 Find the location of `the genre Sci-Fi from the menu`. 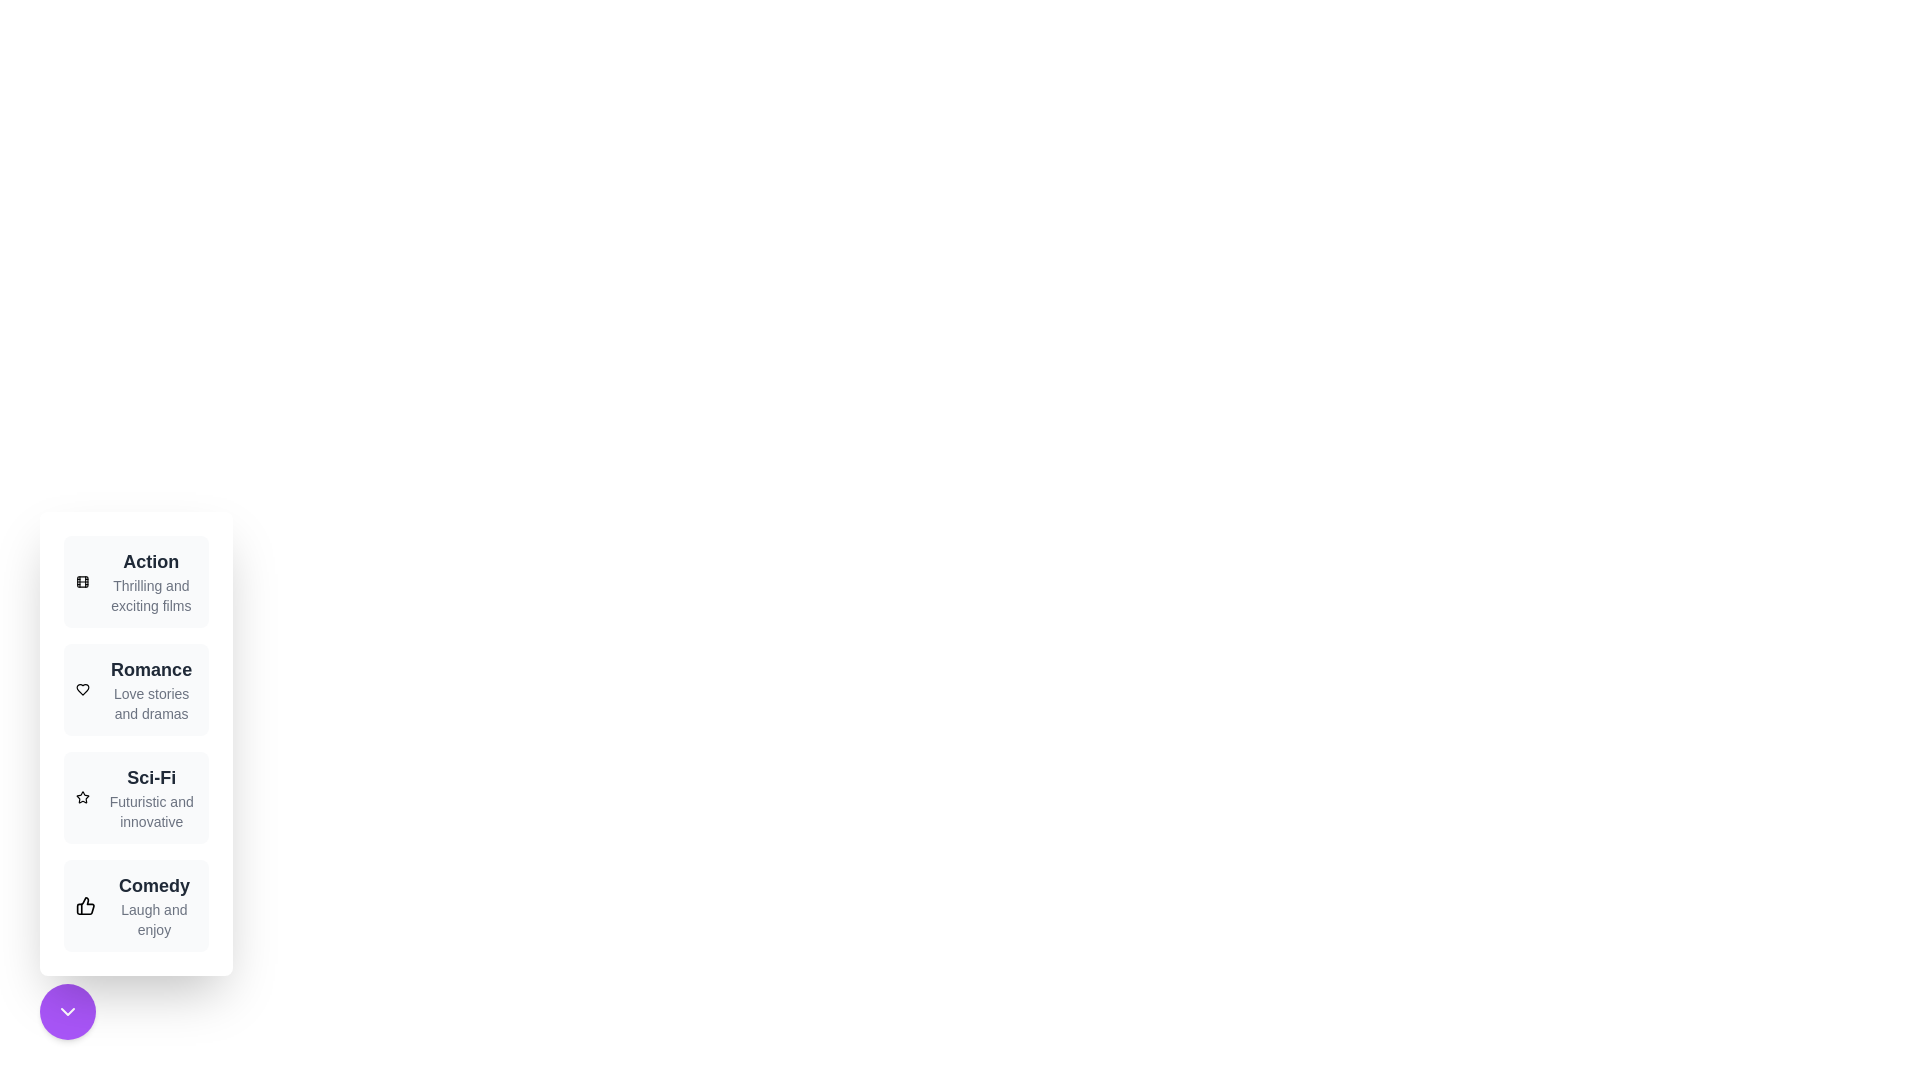

the genre Sci-Fi from the menu is located at coordinates (135, 797).